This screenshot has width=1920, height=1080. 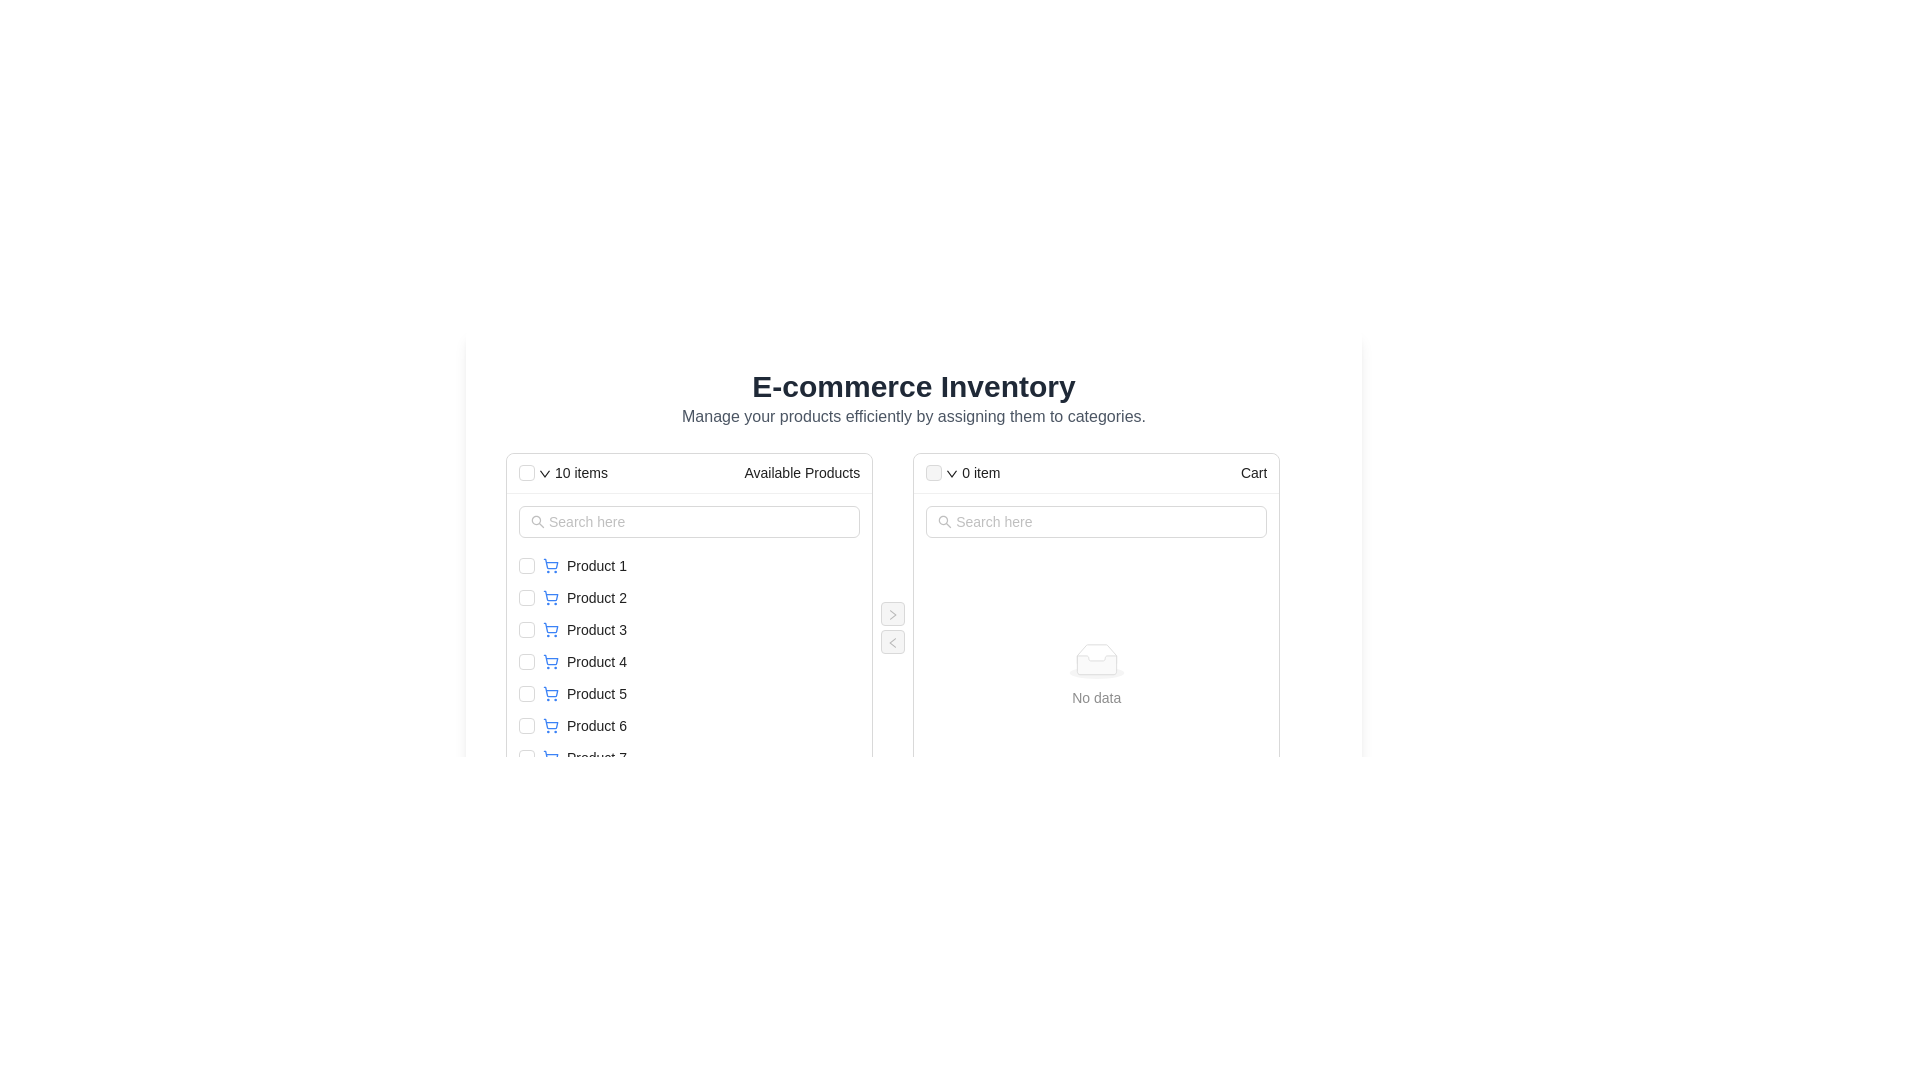 What do you see at coordinates (735, 473) in the screenshot?
I see `the static label displaying 'Available Products' located in the header section, which is to the right of the '10 items' count indicator and aligned with the checkbox` at bounding box center [735, 473].